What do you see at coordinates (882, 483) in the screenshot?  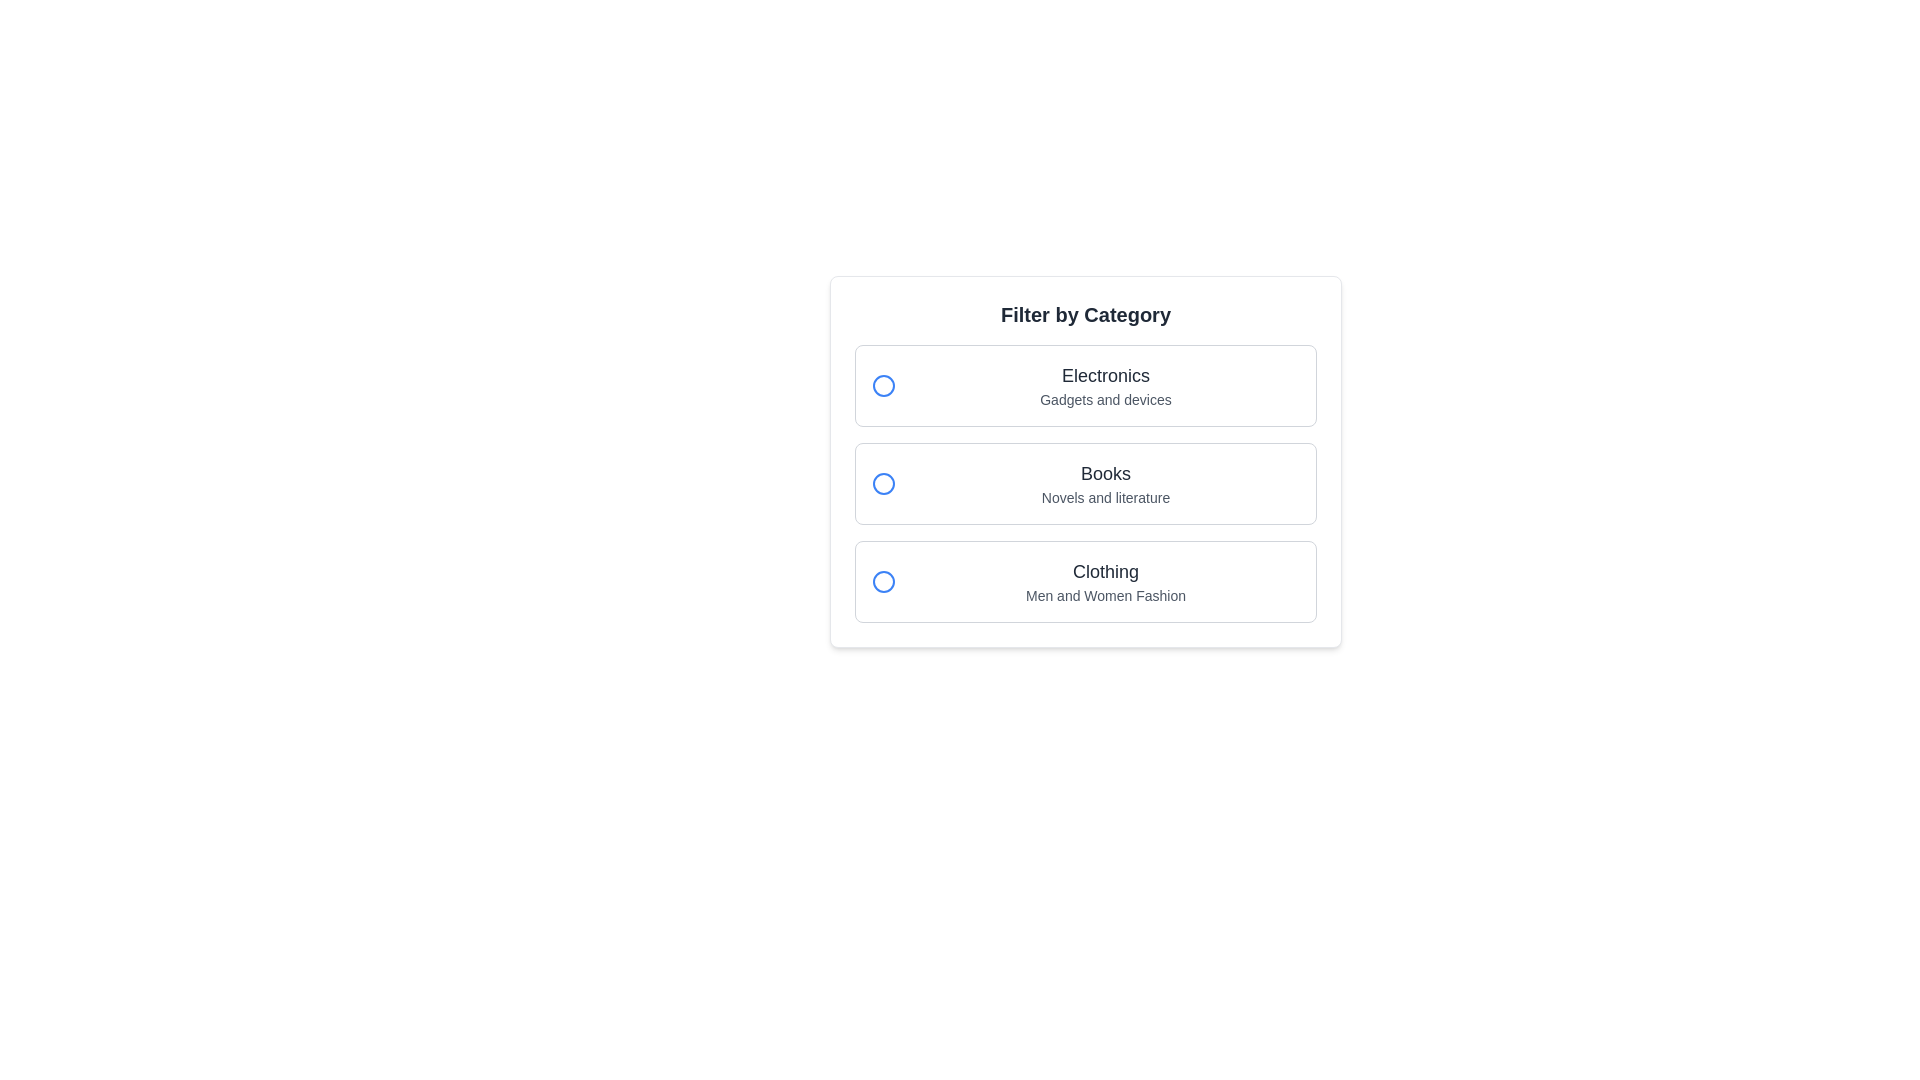 I see `the radio button for the 'Books' category in the filter UI, which is the second item in a vertical stack of similar radio buttons` at bounding box center [882, 483].